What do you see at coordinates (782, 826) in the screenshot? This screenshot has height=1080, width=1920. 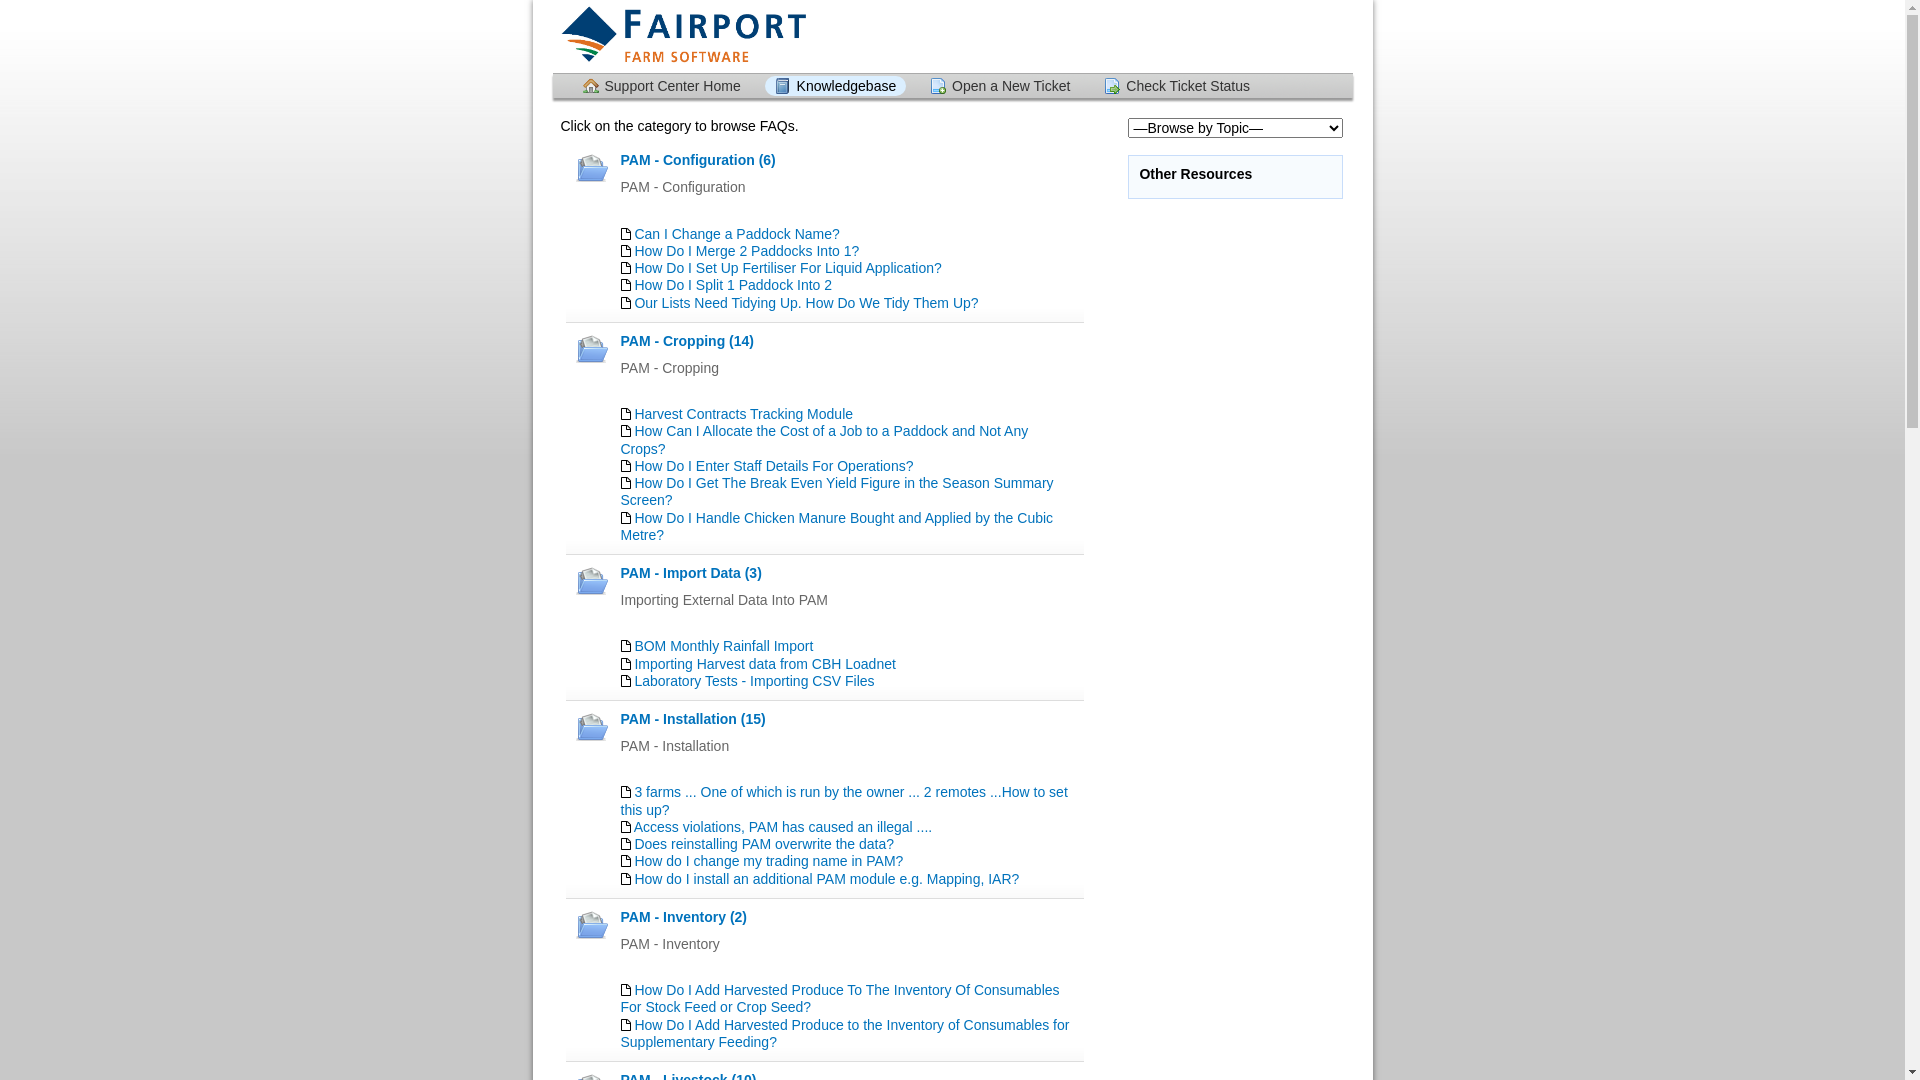 I see `'Access violations, PAM has caused an illegal ....'` at bounding box center [782, 826].